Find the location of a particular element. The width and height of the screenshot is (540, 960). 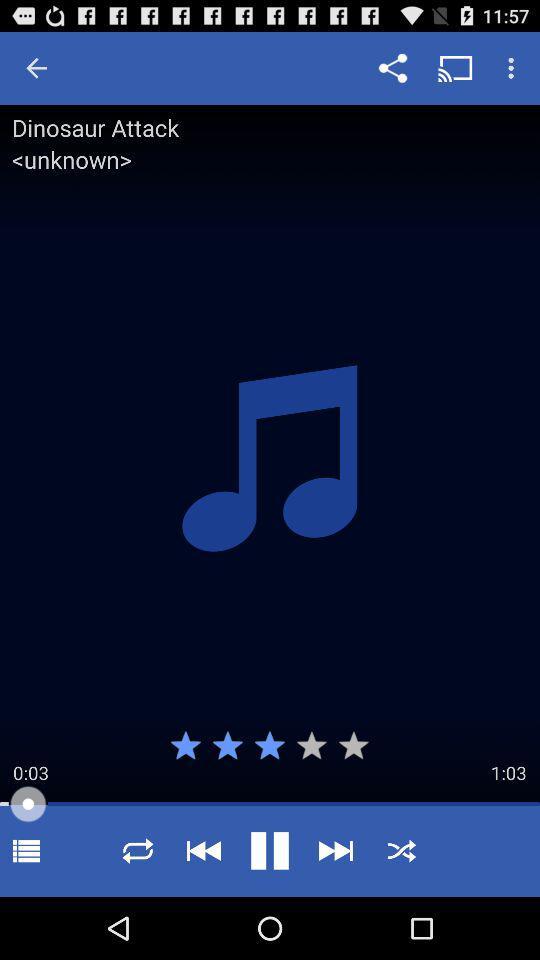

shuffle is located at coordinates (137, 850).